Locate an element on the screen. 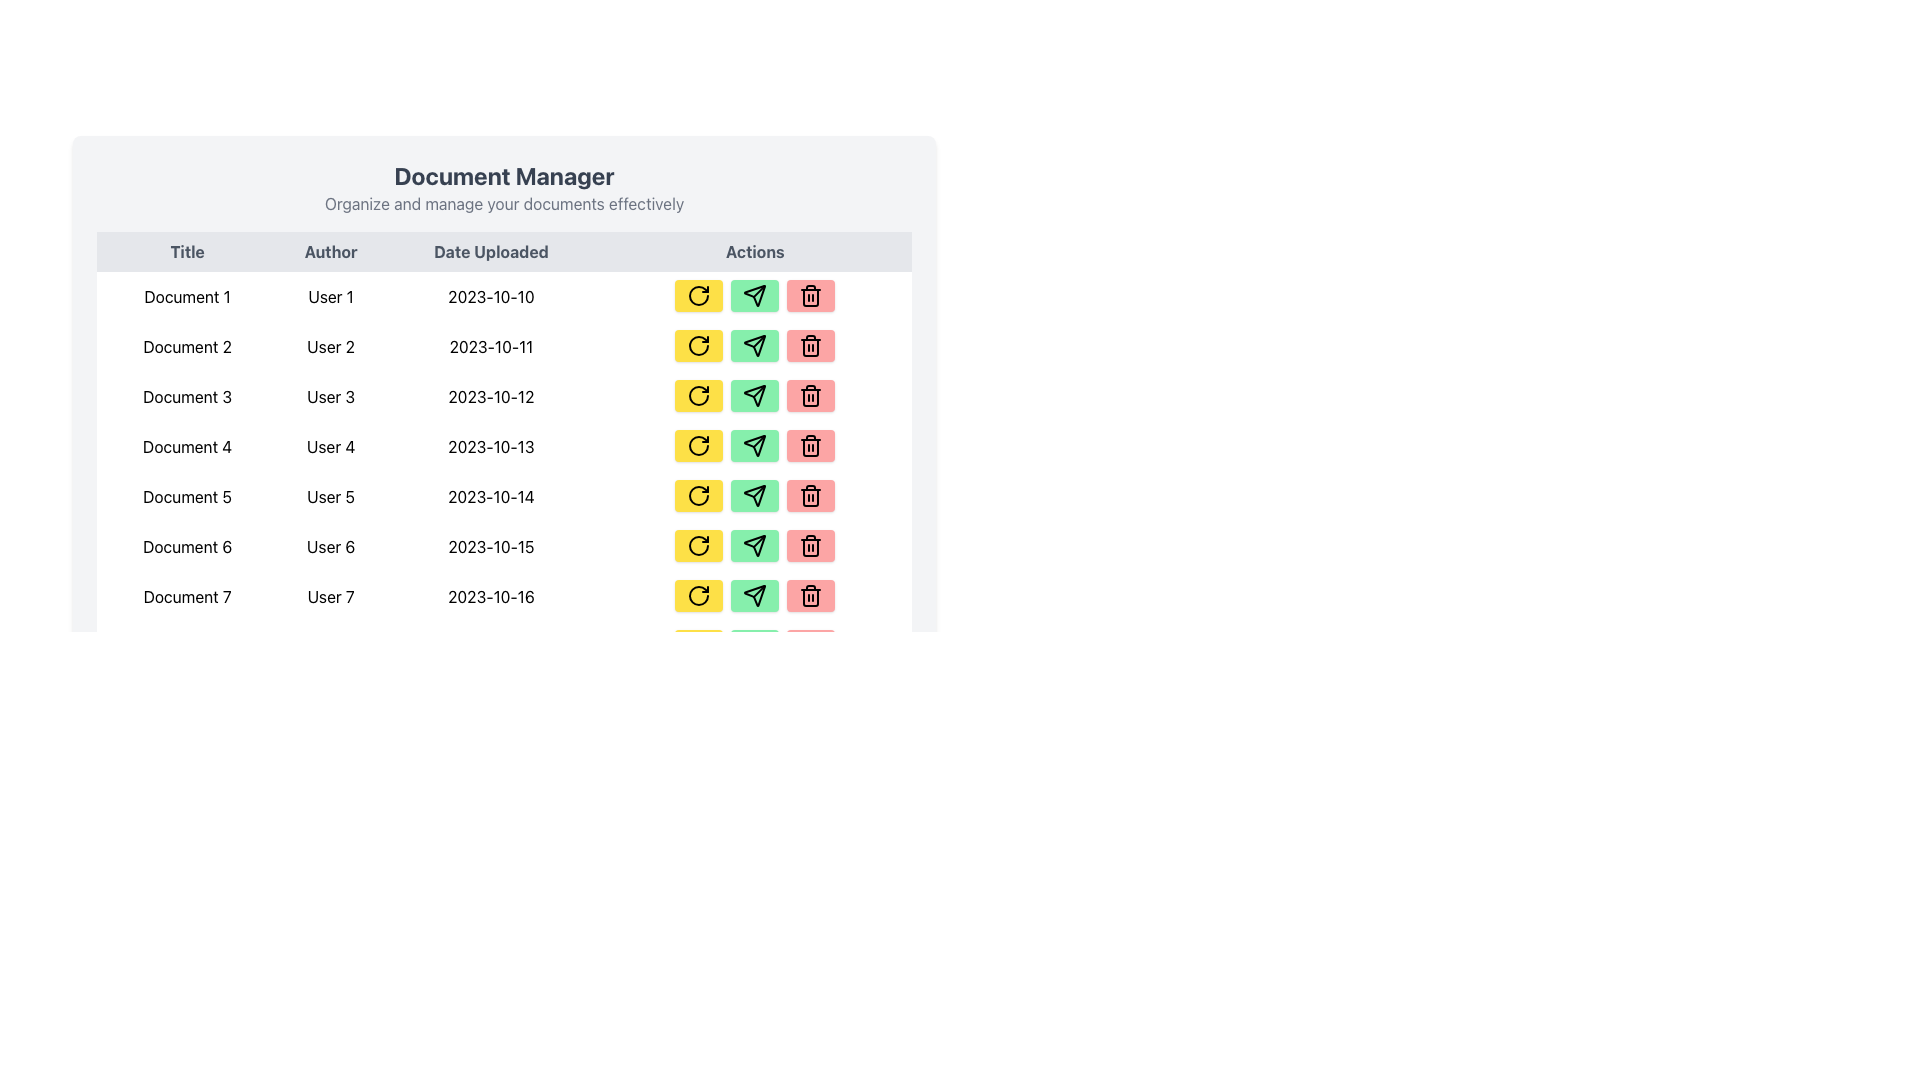 Image resolution: width=1920 pixels, height=1080 pixels. the trash bin icon button located in the Actions column of the Document Manager table for the document uploaded on 2023-10-14 to initiate a delete action is located at coordinates (811, 495).